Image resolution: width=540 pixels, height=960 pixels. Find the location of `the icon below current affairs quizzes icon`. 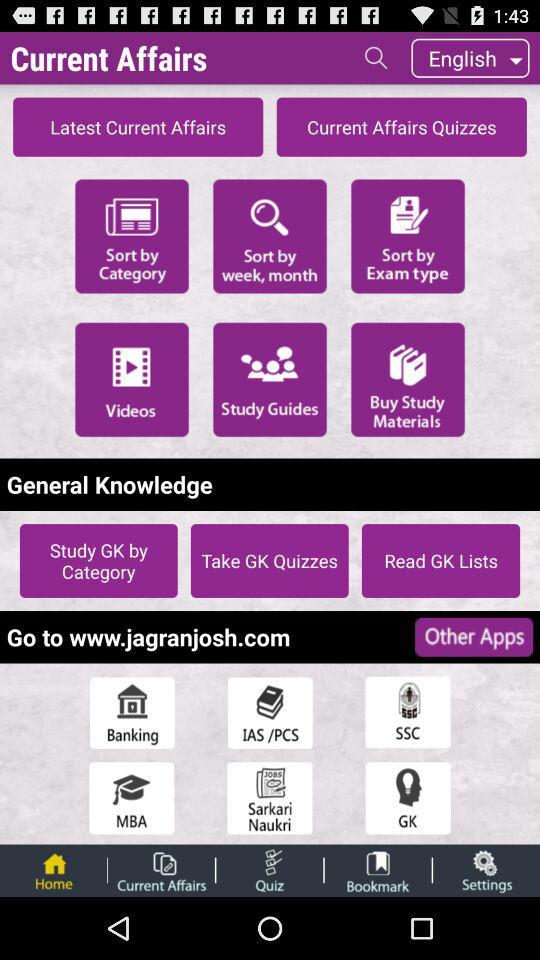

the icon below current affairs quizzes icon is located at coordinates (407, 235).